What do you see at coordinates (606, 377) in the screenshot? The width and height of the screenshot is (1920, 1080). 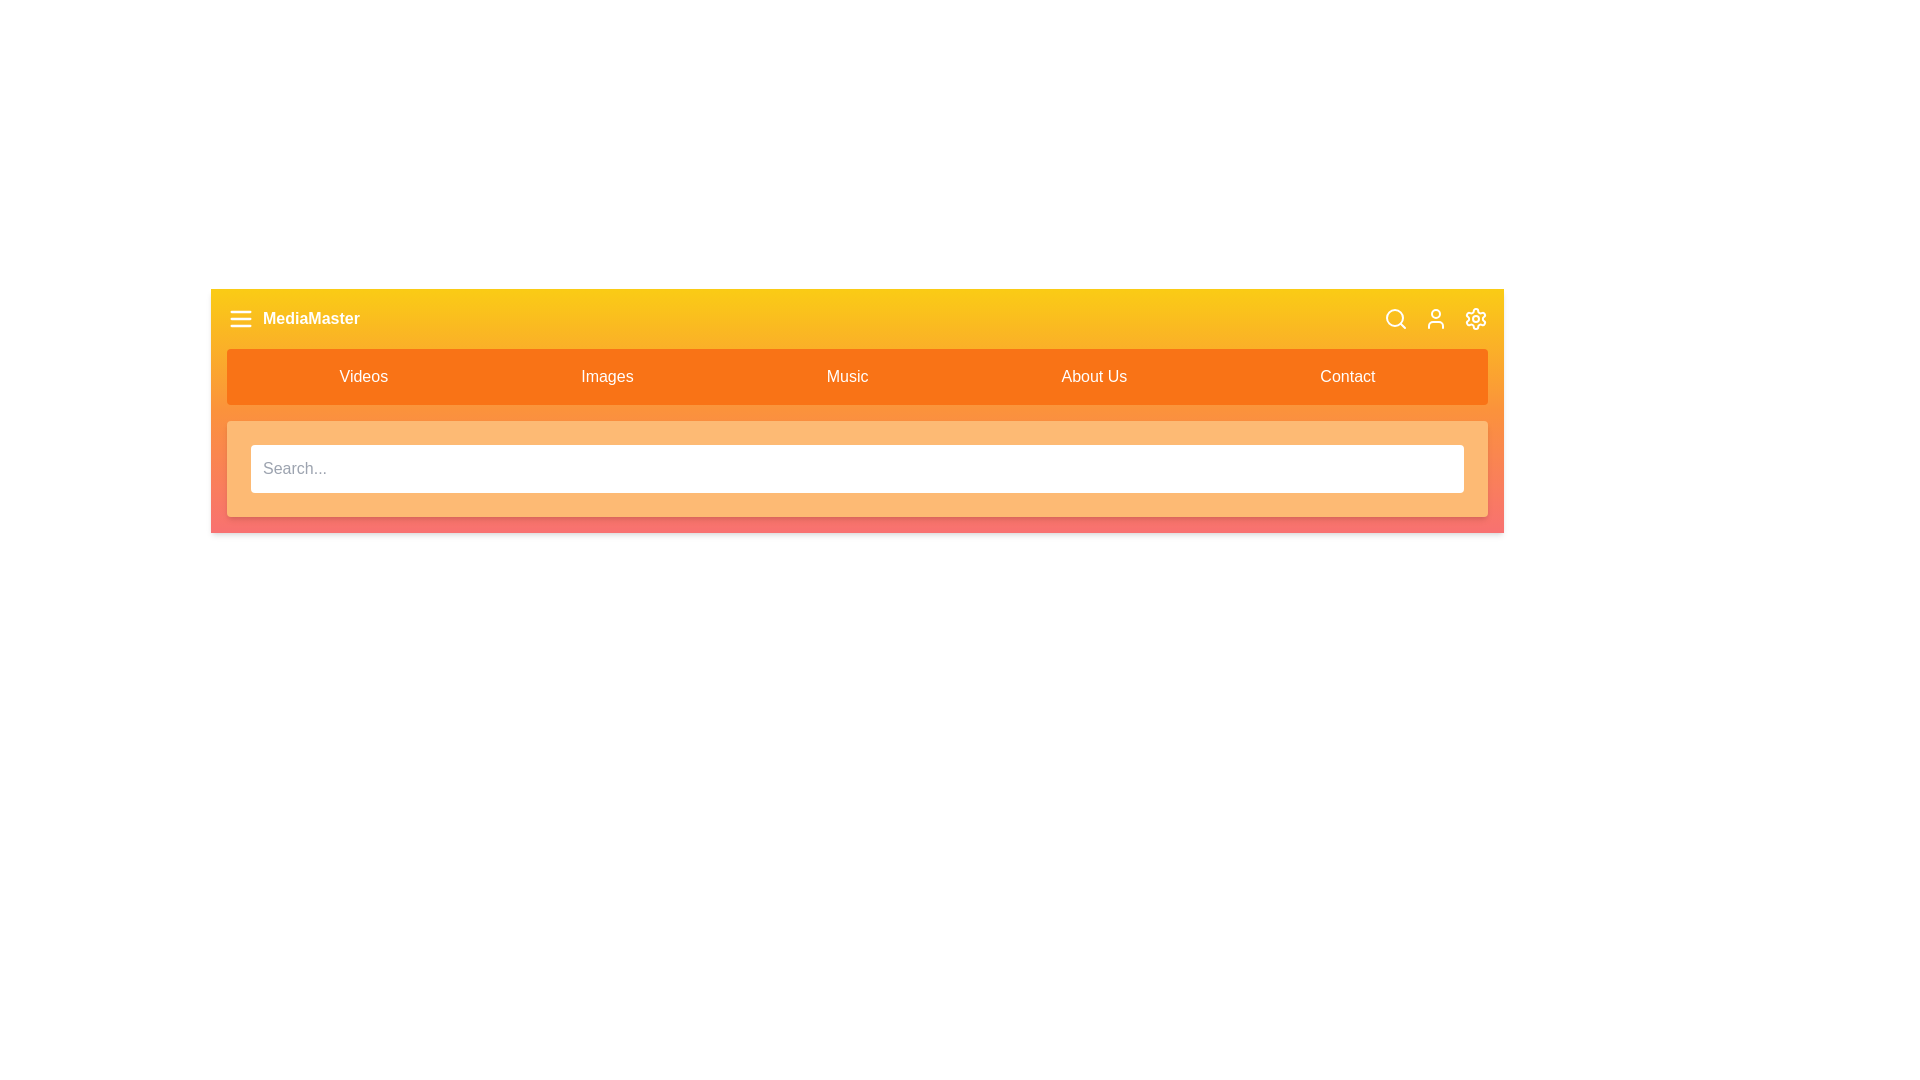 I see `the navigation item Images to navigate` at bounding box center [606, 377].